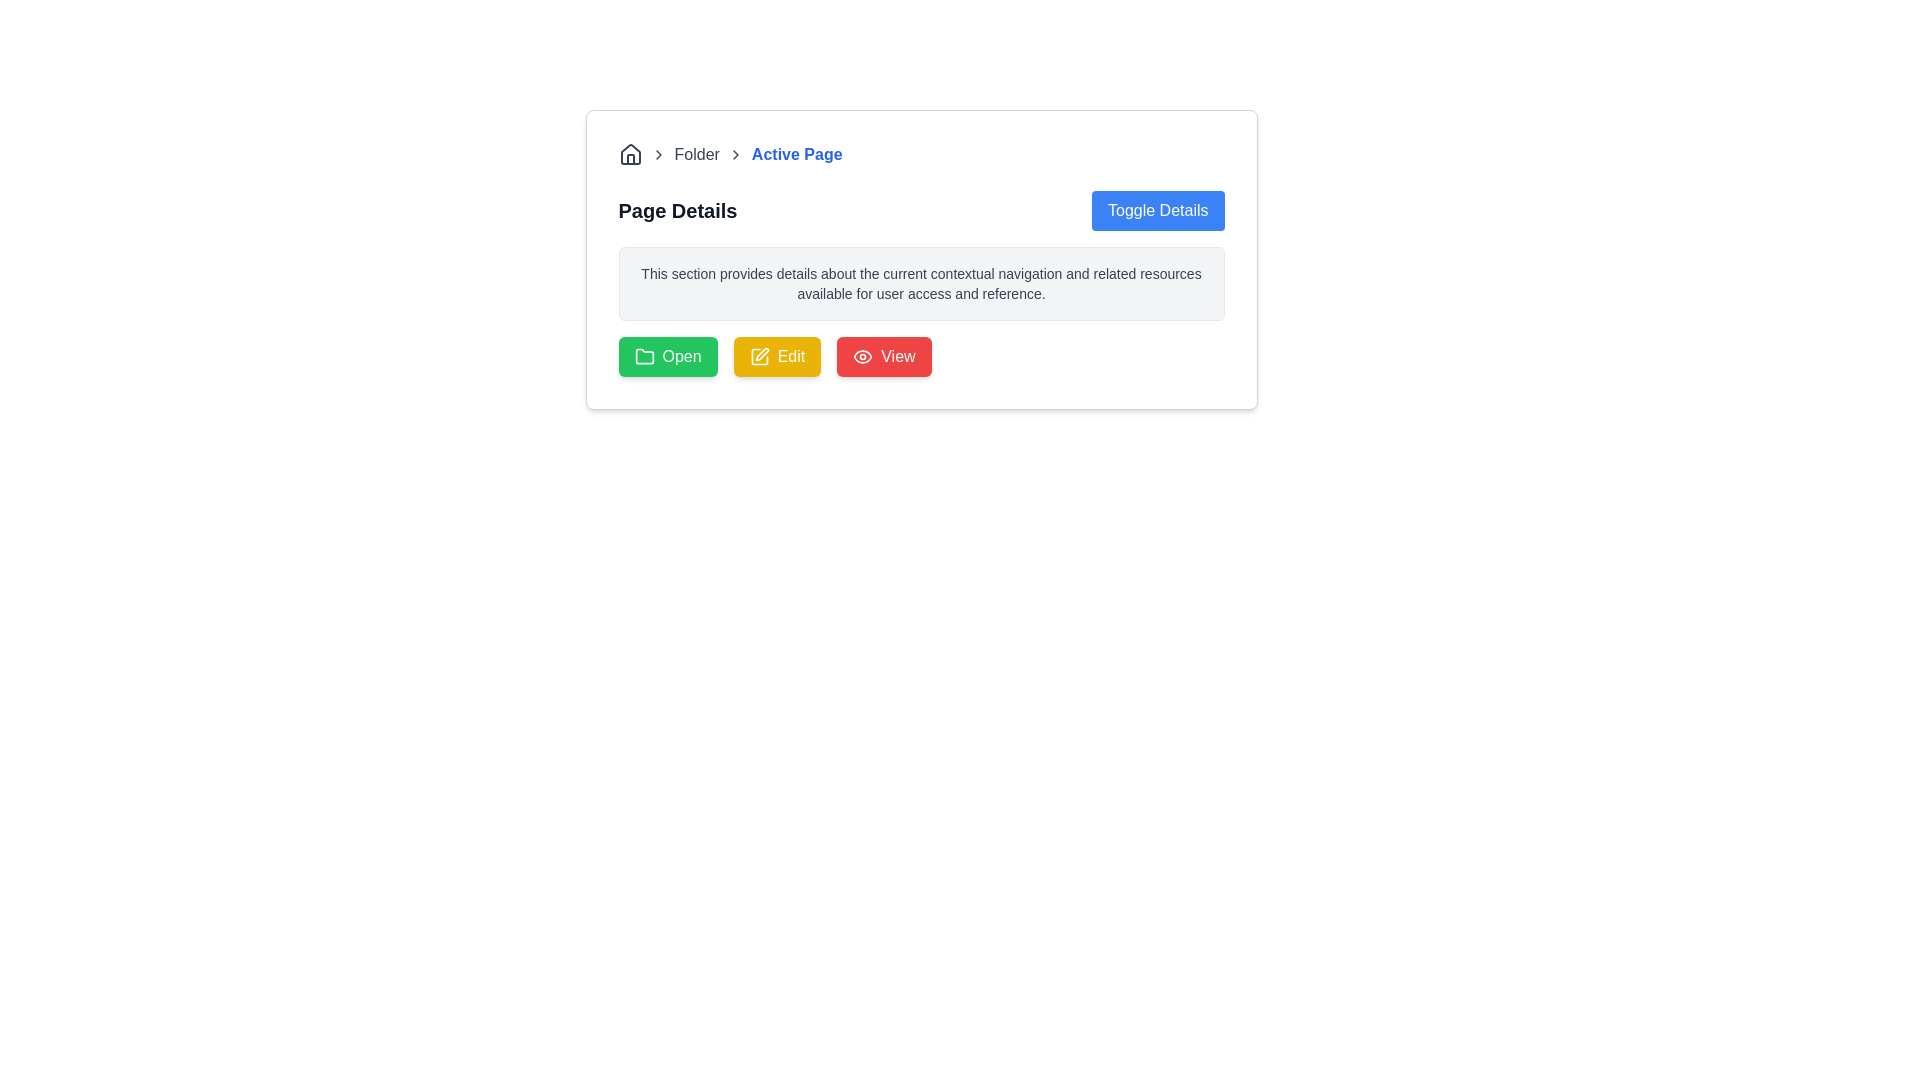 The width and height of the screenshot is (1920, 1080). What do you see at coordinates (629, 153) in the screenshot?
I see `the house-shaped icon at the far left of the breadcrumb navigation bar` at bounding box center [629, 153].